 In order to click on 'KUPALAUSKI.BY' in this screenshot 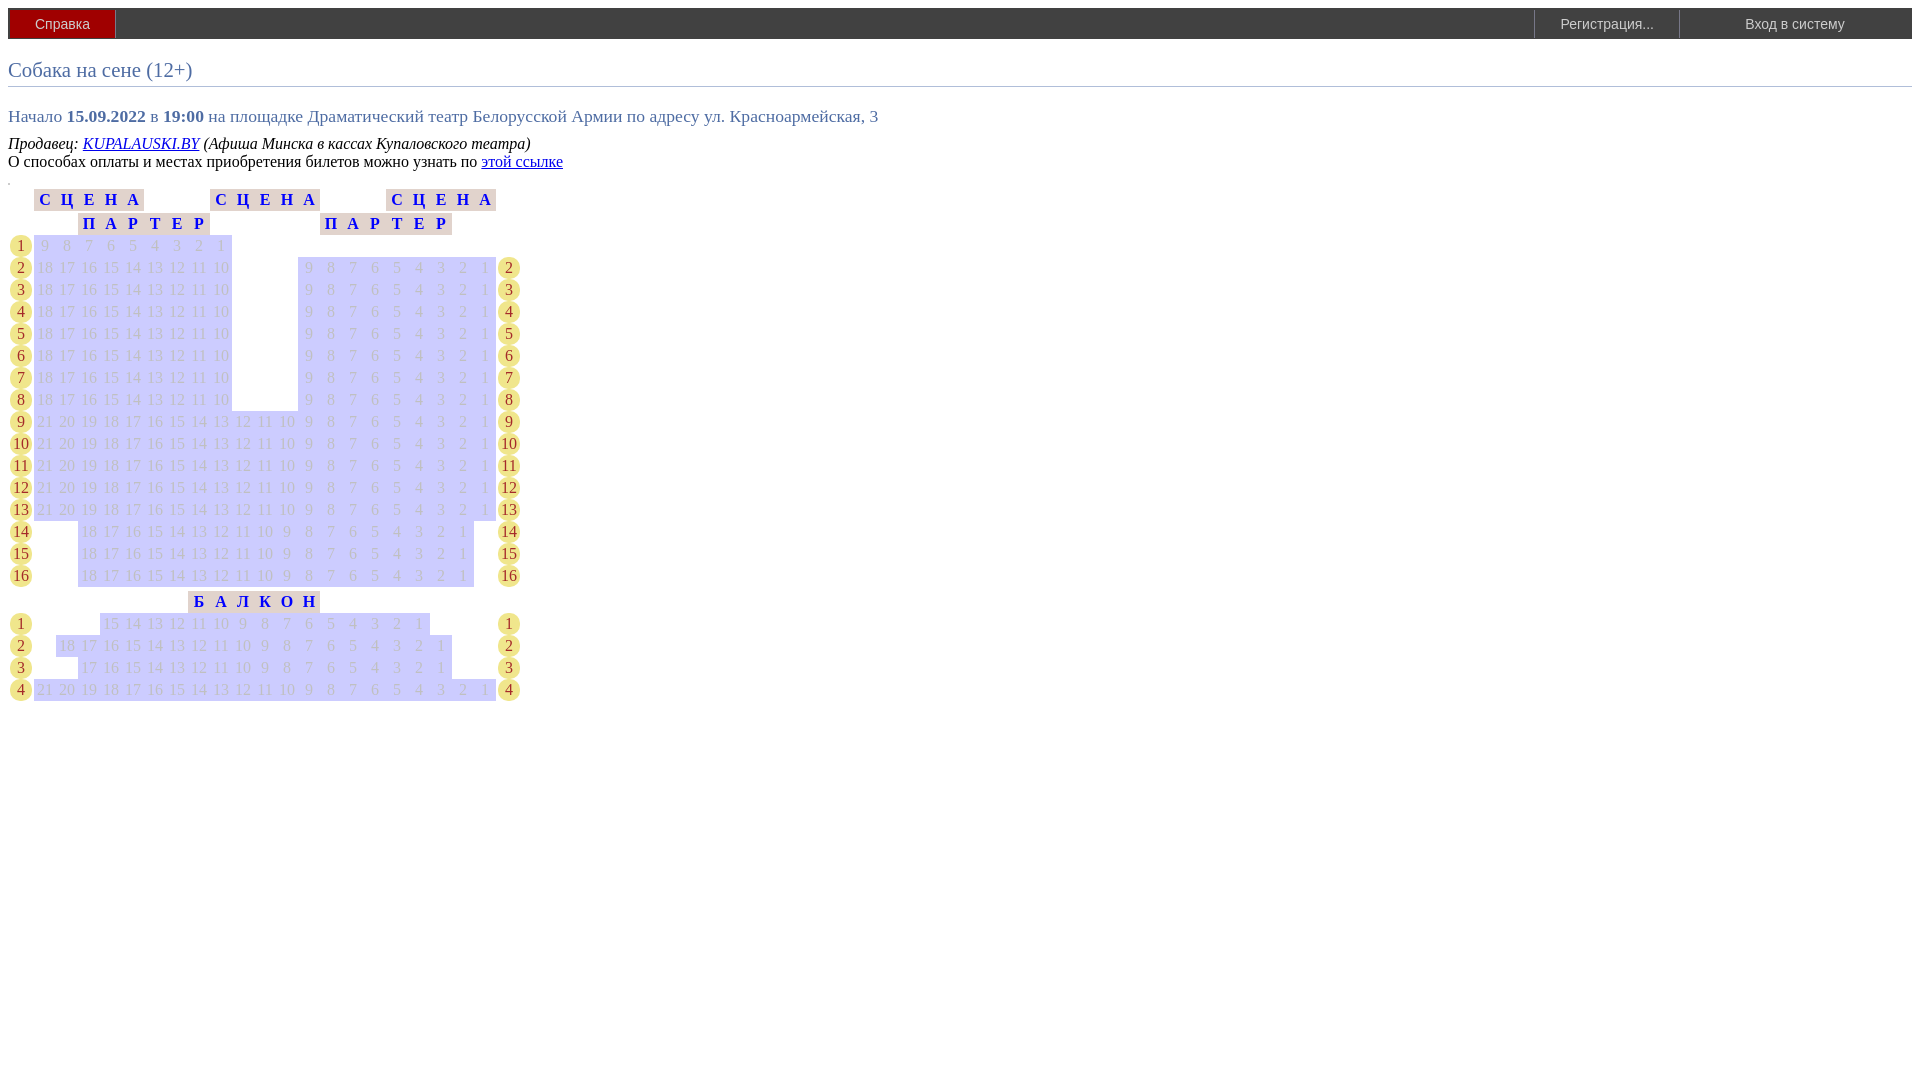, I will do `click(140, 142)`.